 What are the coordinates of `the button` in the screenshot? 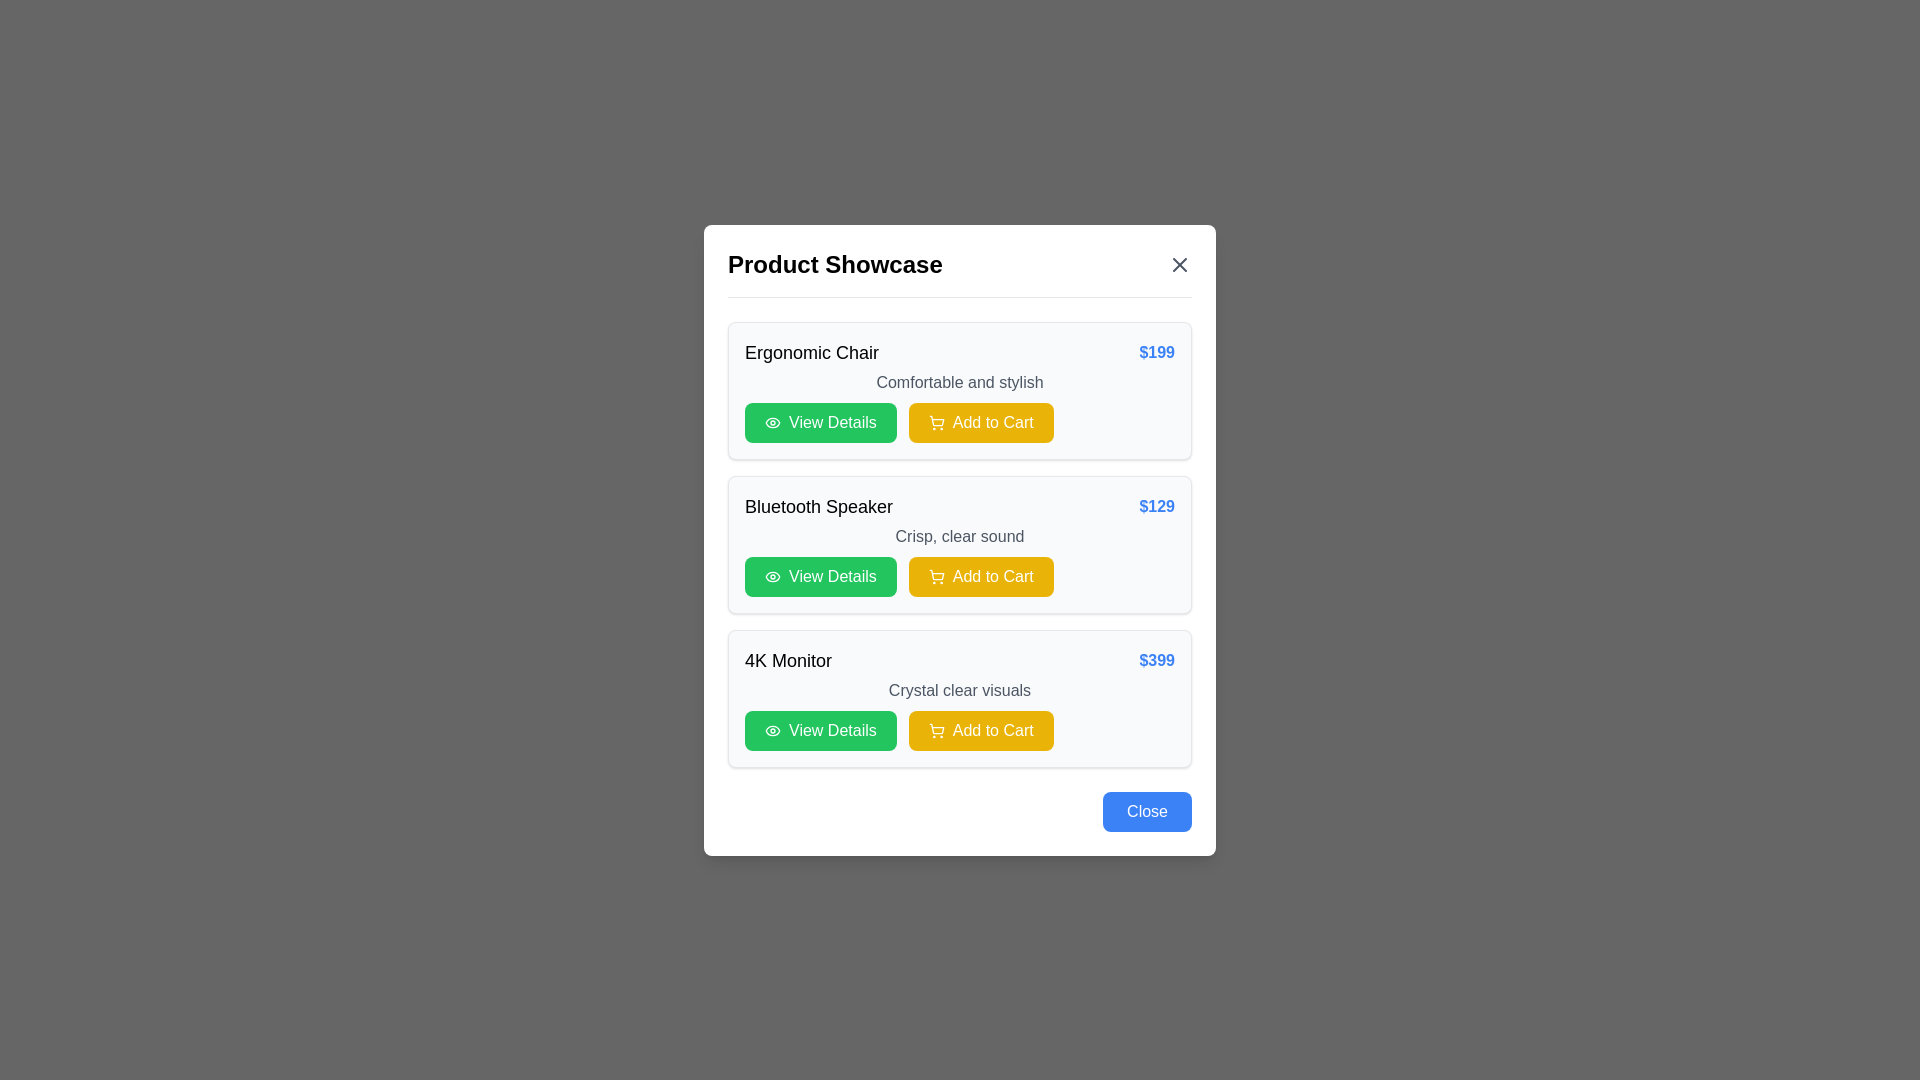 It's located at (820, 730).